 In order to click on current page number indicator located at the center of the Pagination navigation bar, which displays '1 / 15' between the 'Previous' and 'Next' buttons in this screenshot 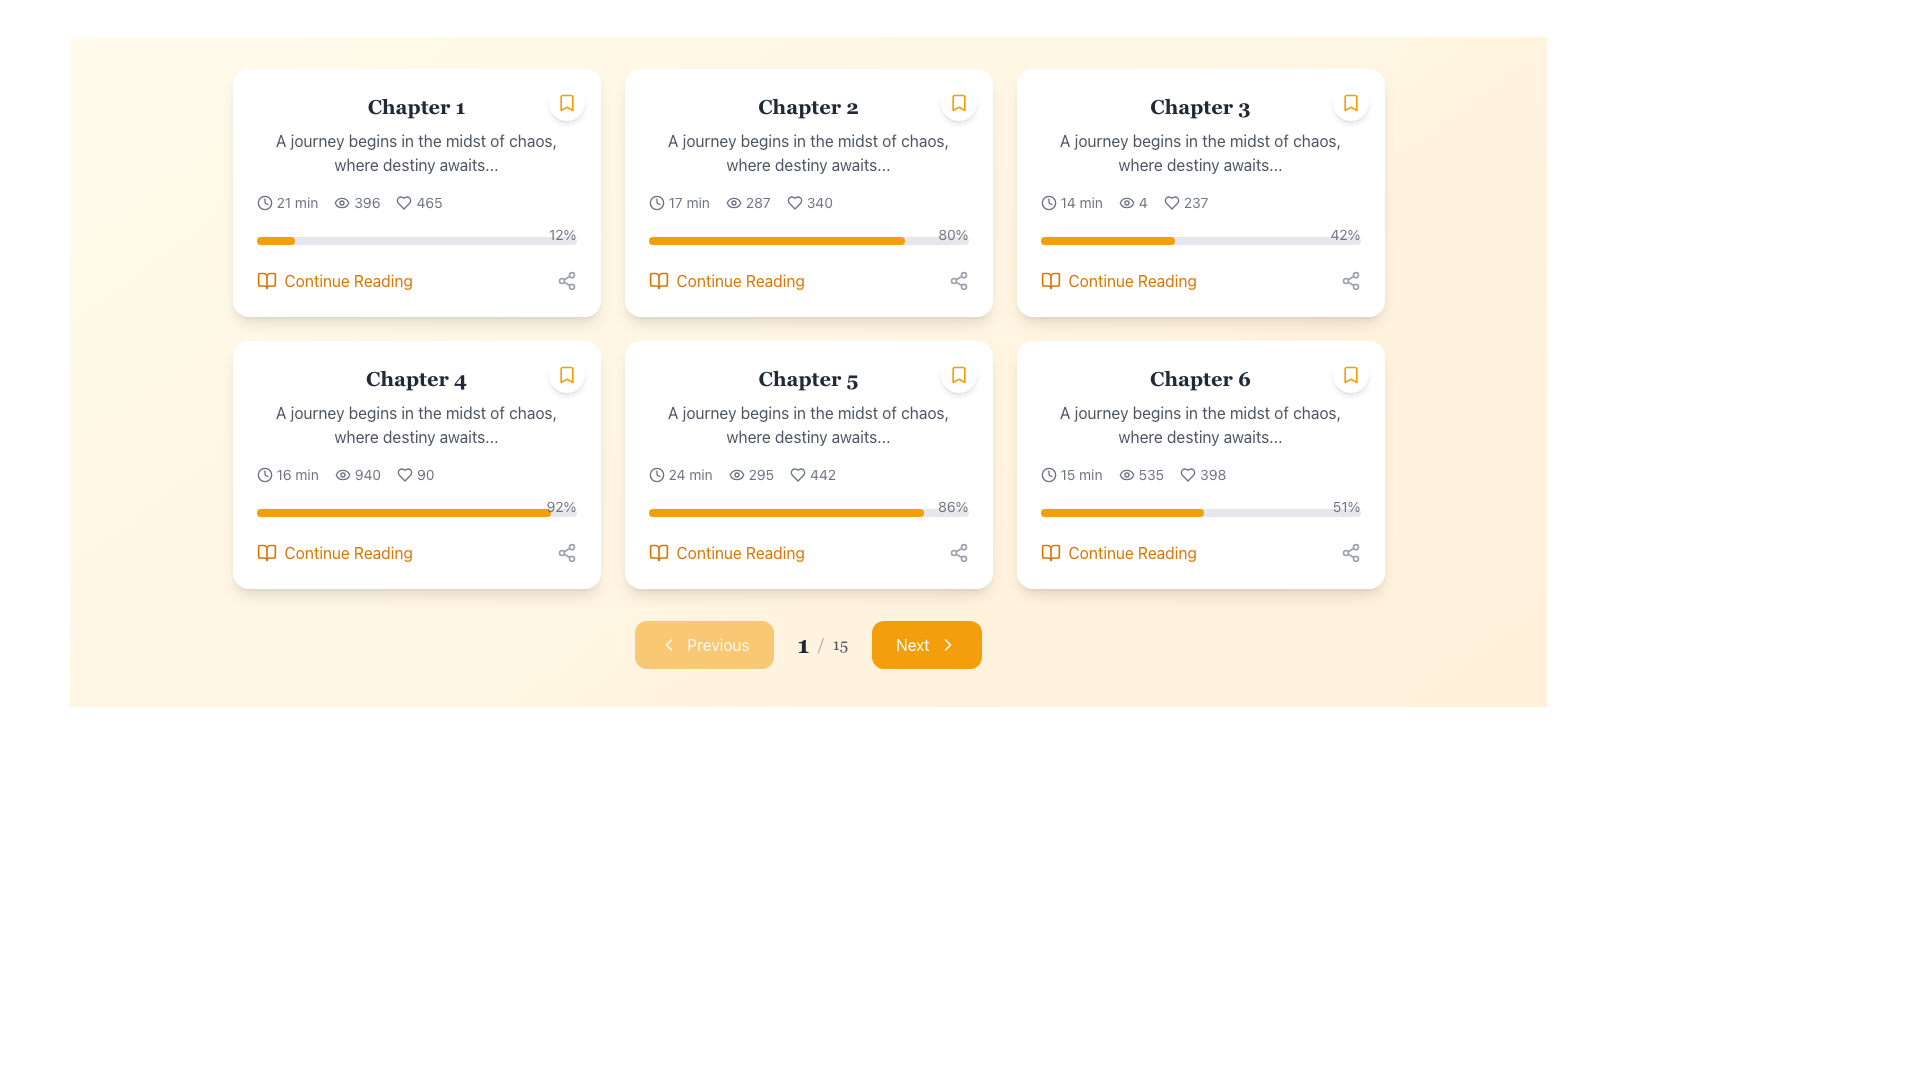, I will do `click(808, 644)`.